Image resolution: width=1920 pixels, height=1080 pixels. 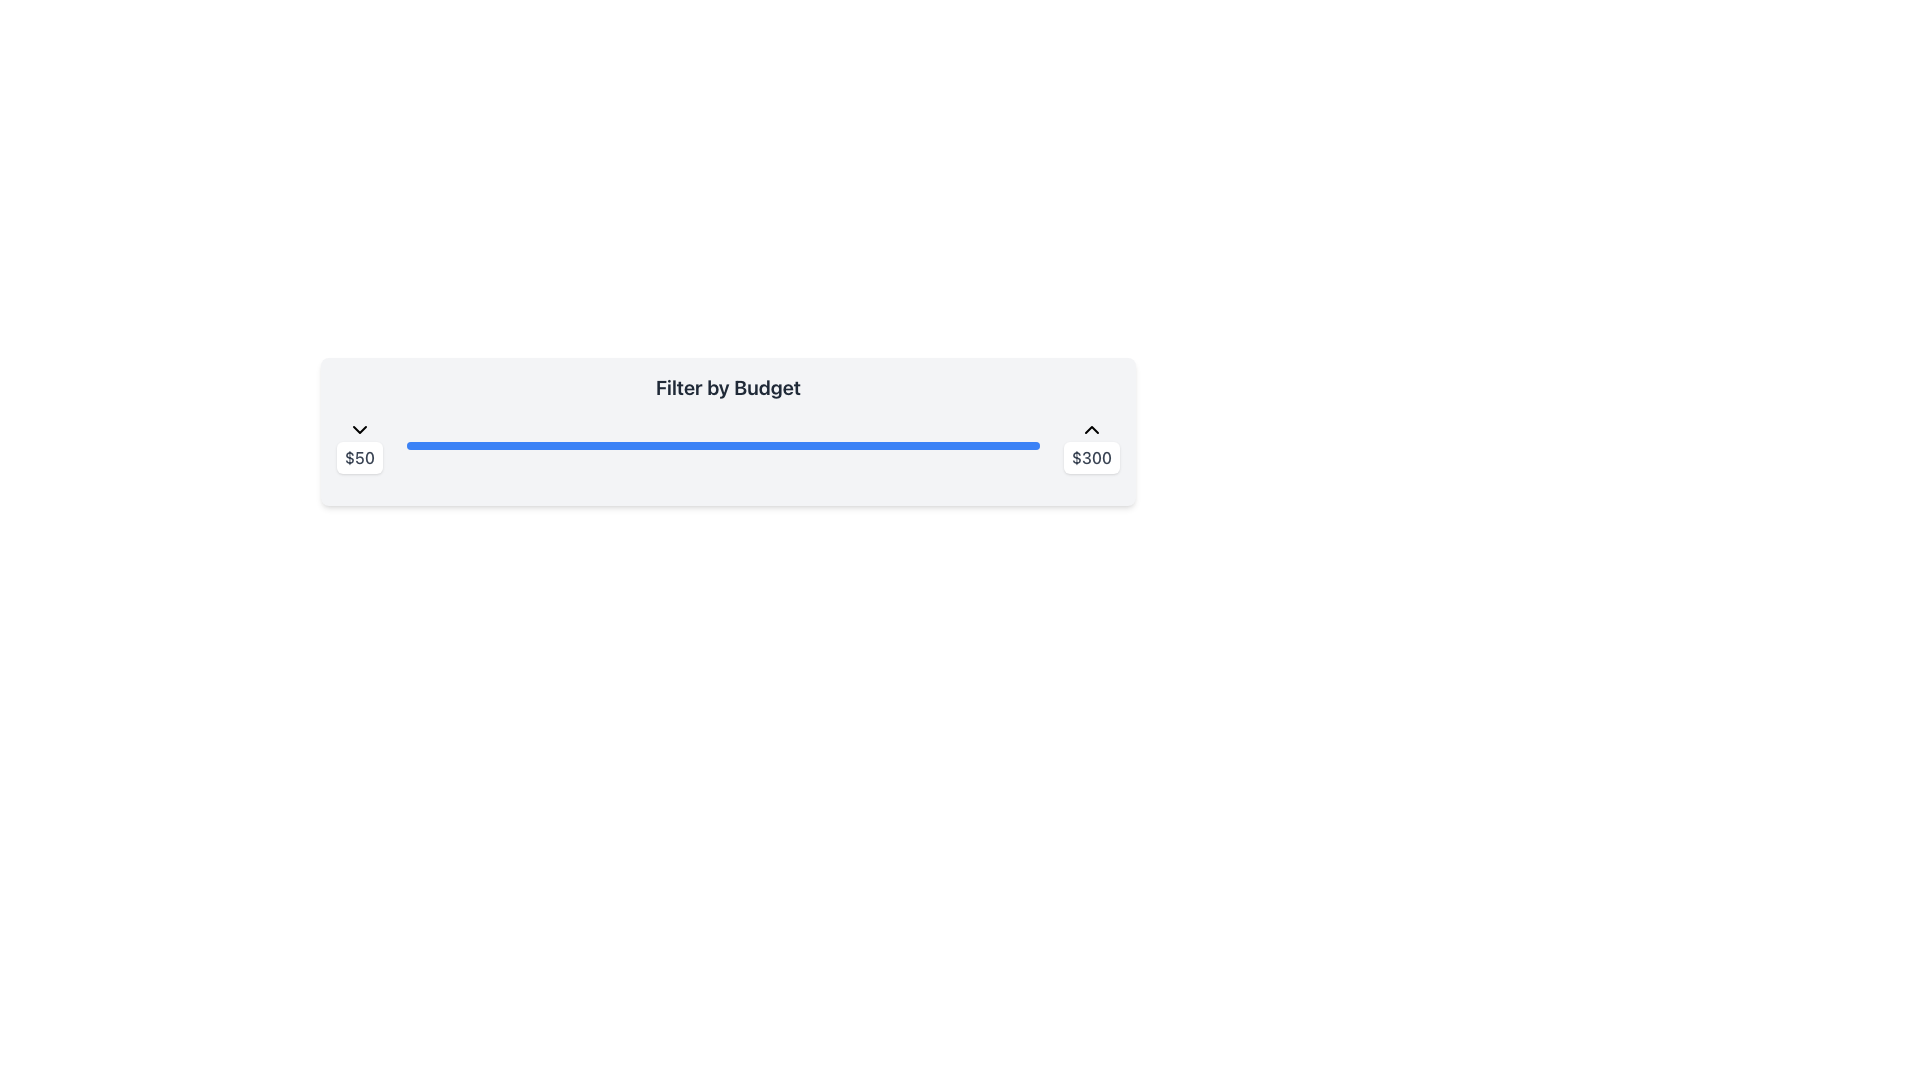 What do you see at coordinates (942, 445) in the screenshot?
I see `the budget filter` at bounding box center [942, 445].